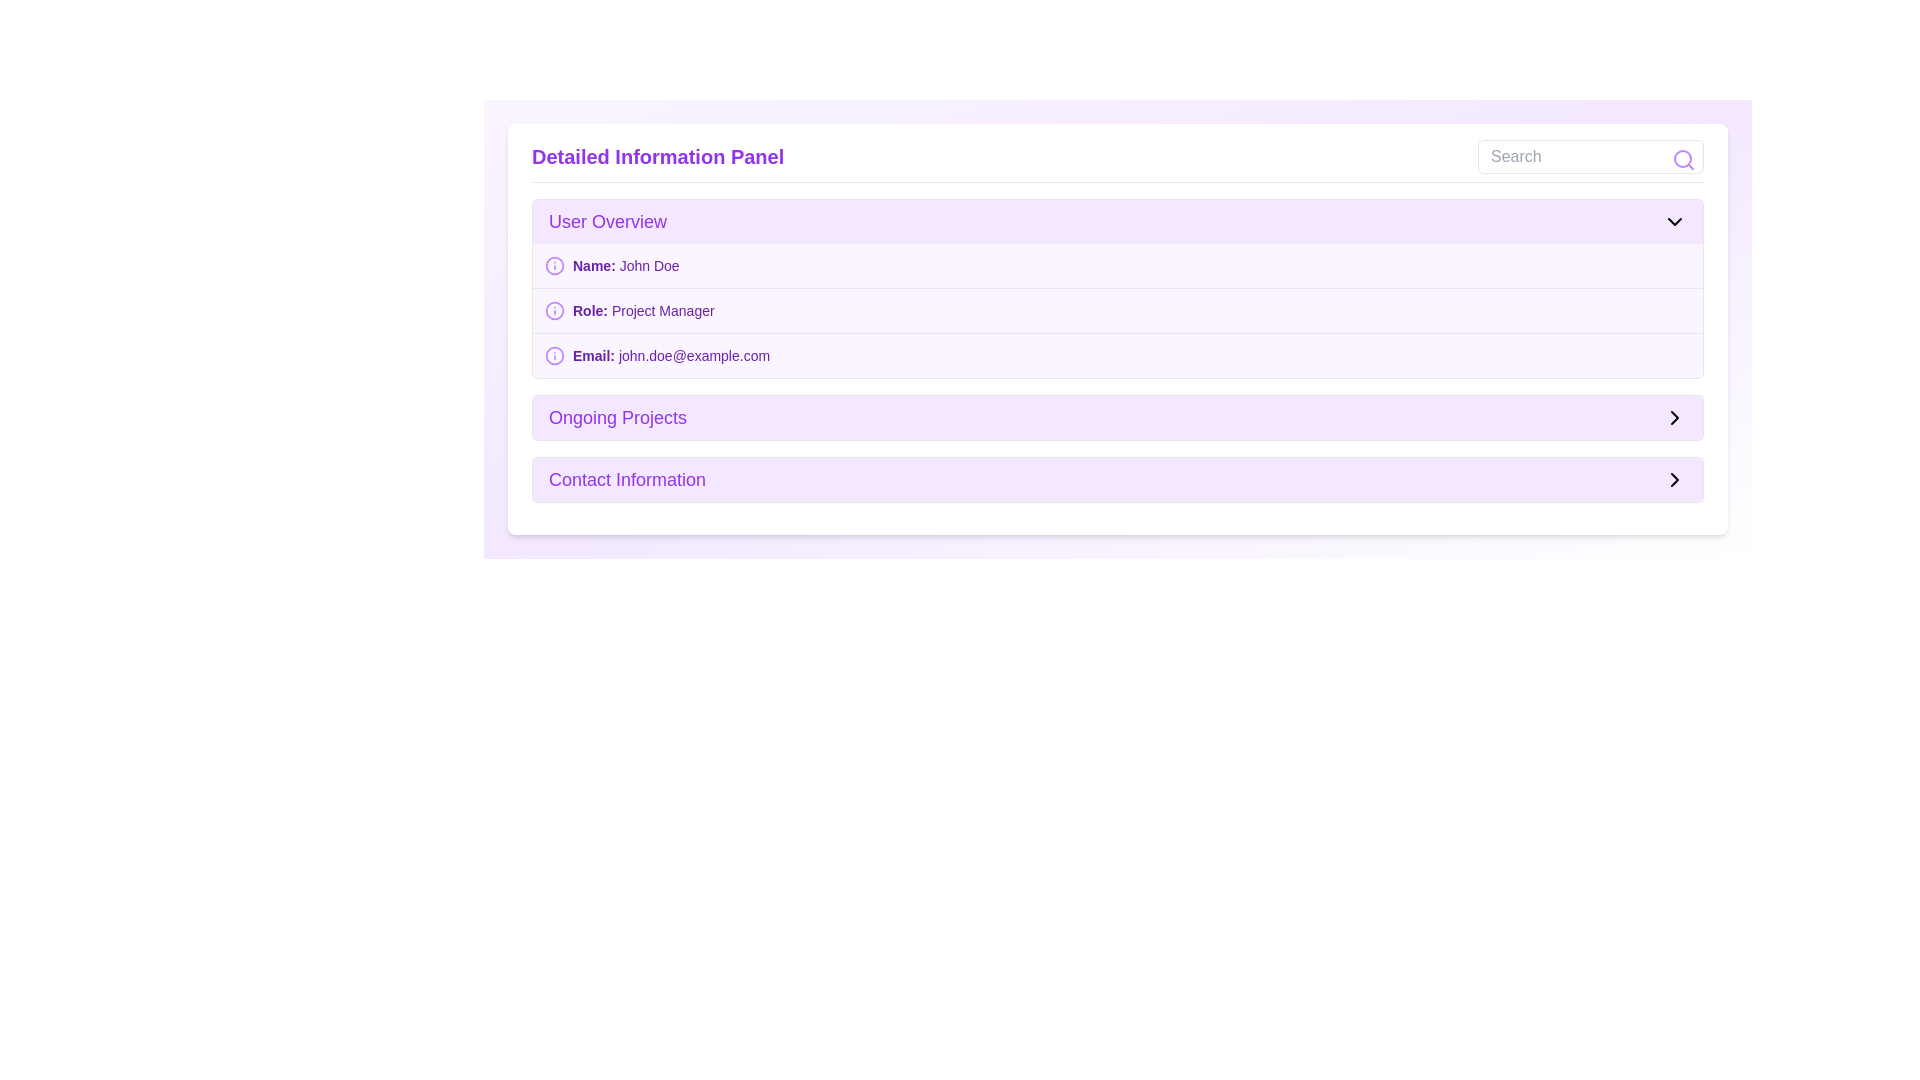 This screenshot has height=1080, width=1920. Describe the element at coordinates (555, 354) in the screenshot. I see `the circular SVG graphic icon that signifies the email information row in the 'User Overview' section, located to the left of the email address text` at that location.